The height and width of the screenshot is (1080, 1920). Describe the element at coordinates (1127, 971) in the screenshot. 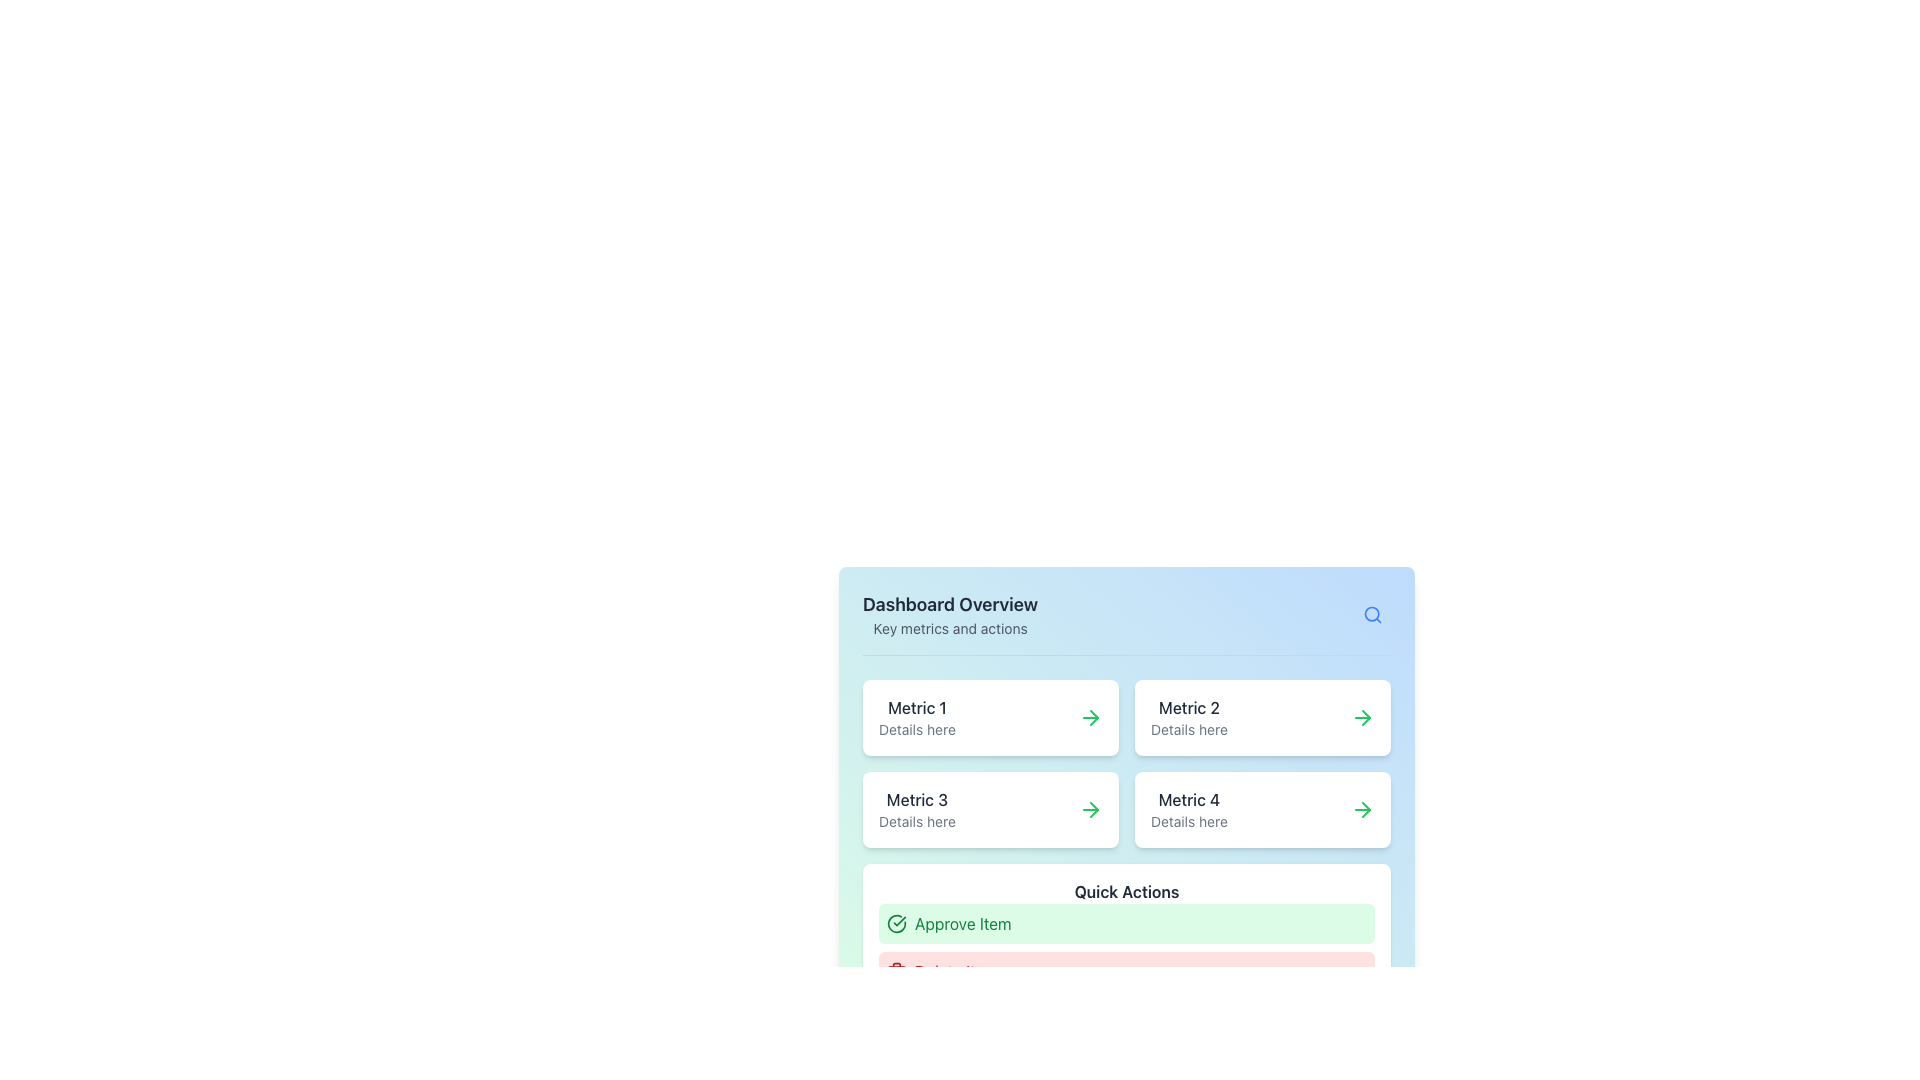

I see `the 'Delete Item' button, which is a rectangular component with a soft red background and red text, located below the 'Approve Item' button in the 'Quick Actions' section` at that location.